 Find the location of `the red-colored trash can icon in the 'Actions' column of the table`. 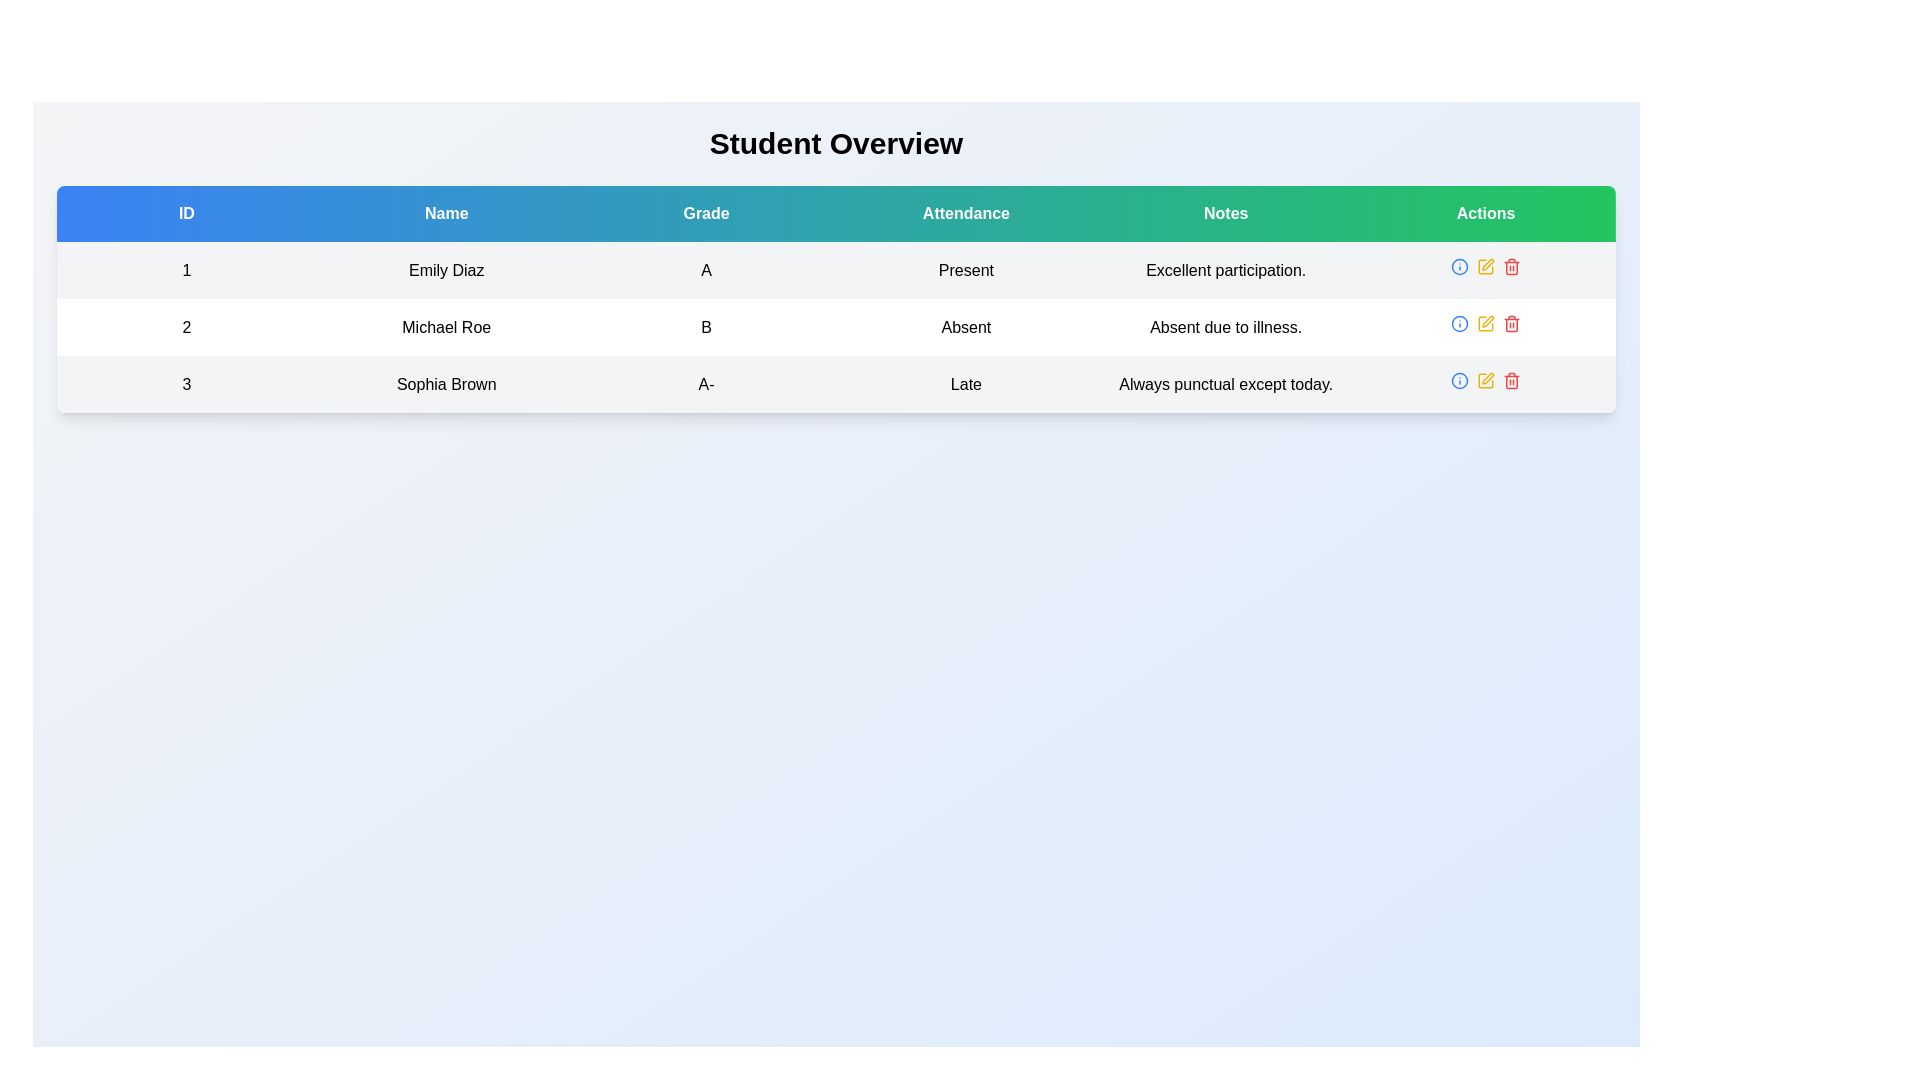

the red-colored trash can icon in the 'Actions' column of the table is located at coordinates (1512, 381).